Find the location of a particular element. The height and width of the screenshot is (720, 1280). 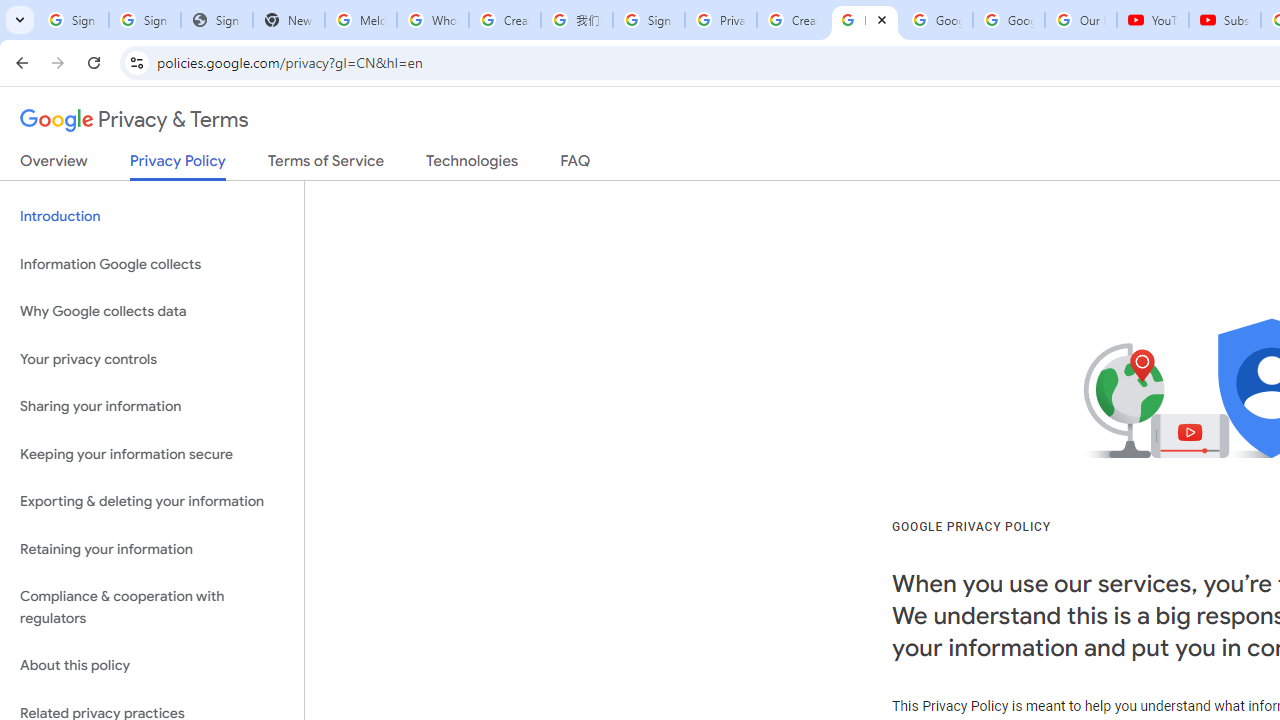

'Privacy & Terms' is located at coordinates (134, 120).